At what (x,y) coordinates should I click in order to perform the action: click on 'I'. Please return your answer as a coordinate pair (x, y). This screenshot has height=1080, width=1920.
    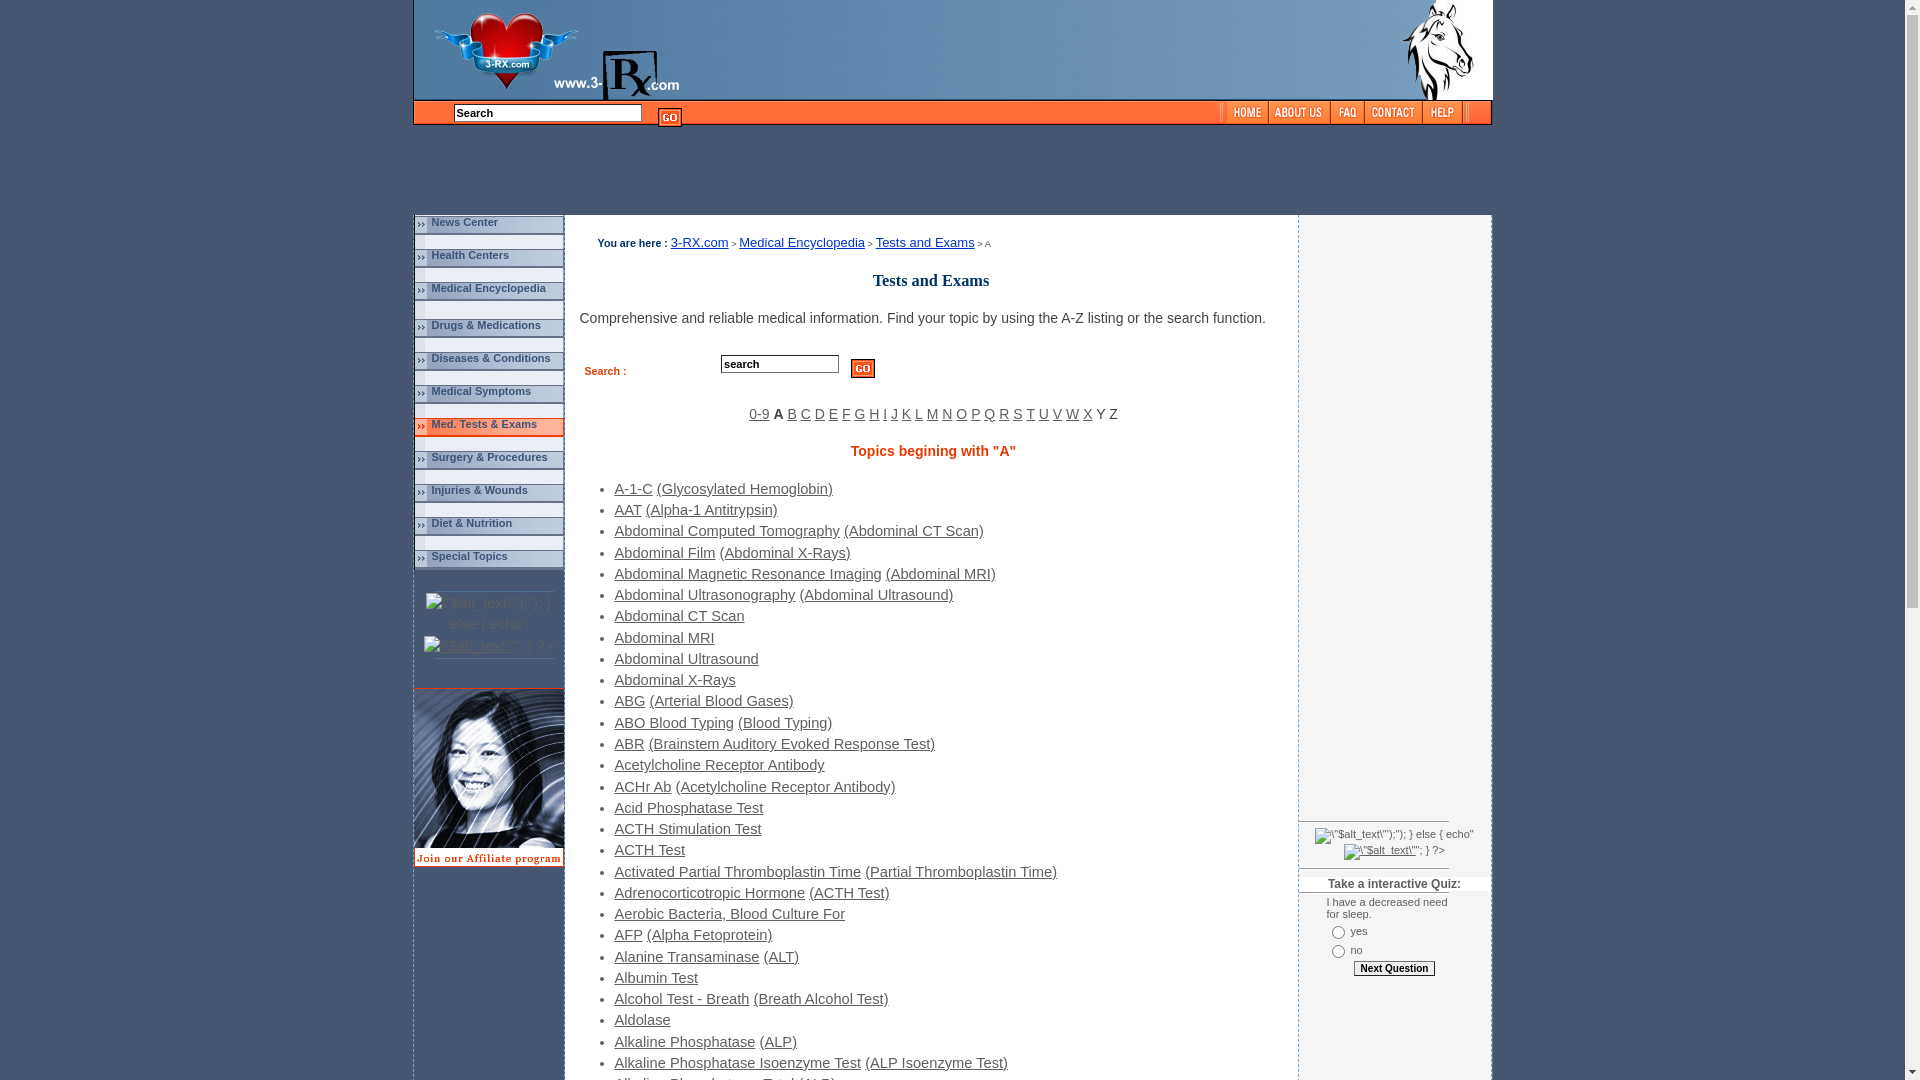
    Looking at the image, I should click on (883, 412).